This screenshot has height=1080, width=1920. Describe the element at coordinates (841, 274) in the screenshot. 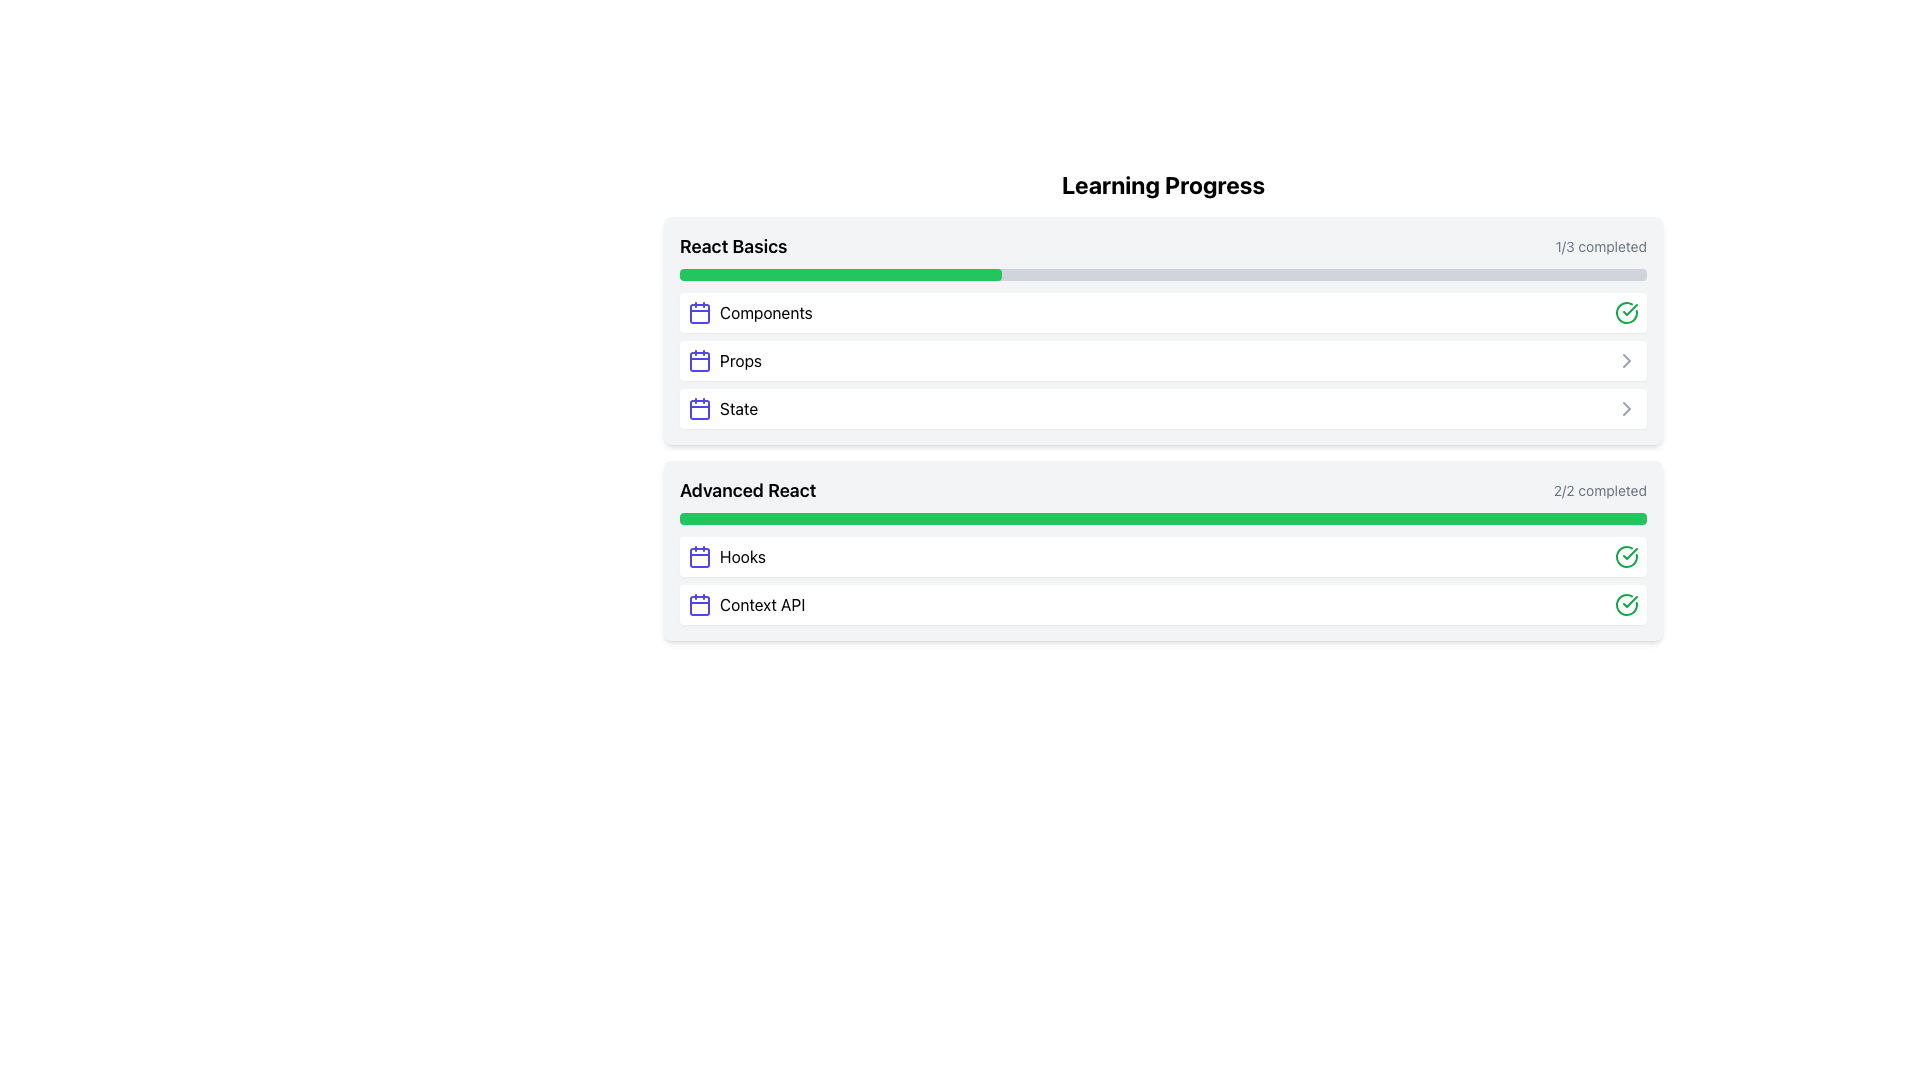

I see `the green progress bar located in the 'React Basics' section of the Learning Progress interface` at that location.